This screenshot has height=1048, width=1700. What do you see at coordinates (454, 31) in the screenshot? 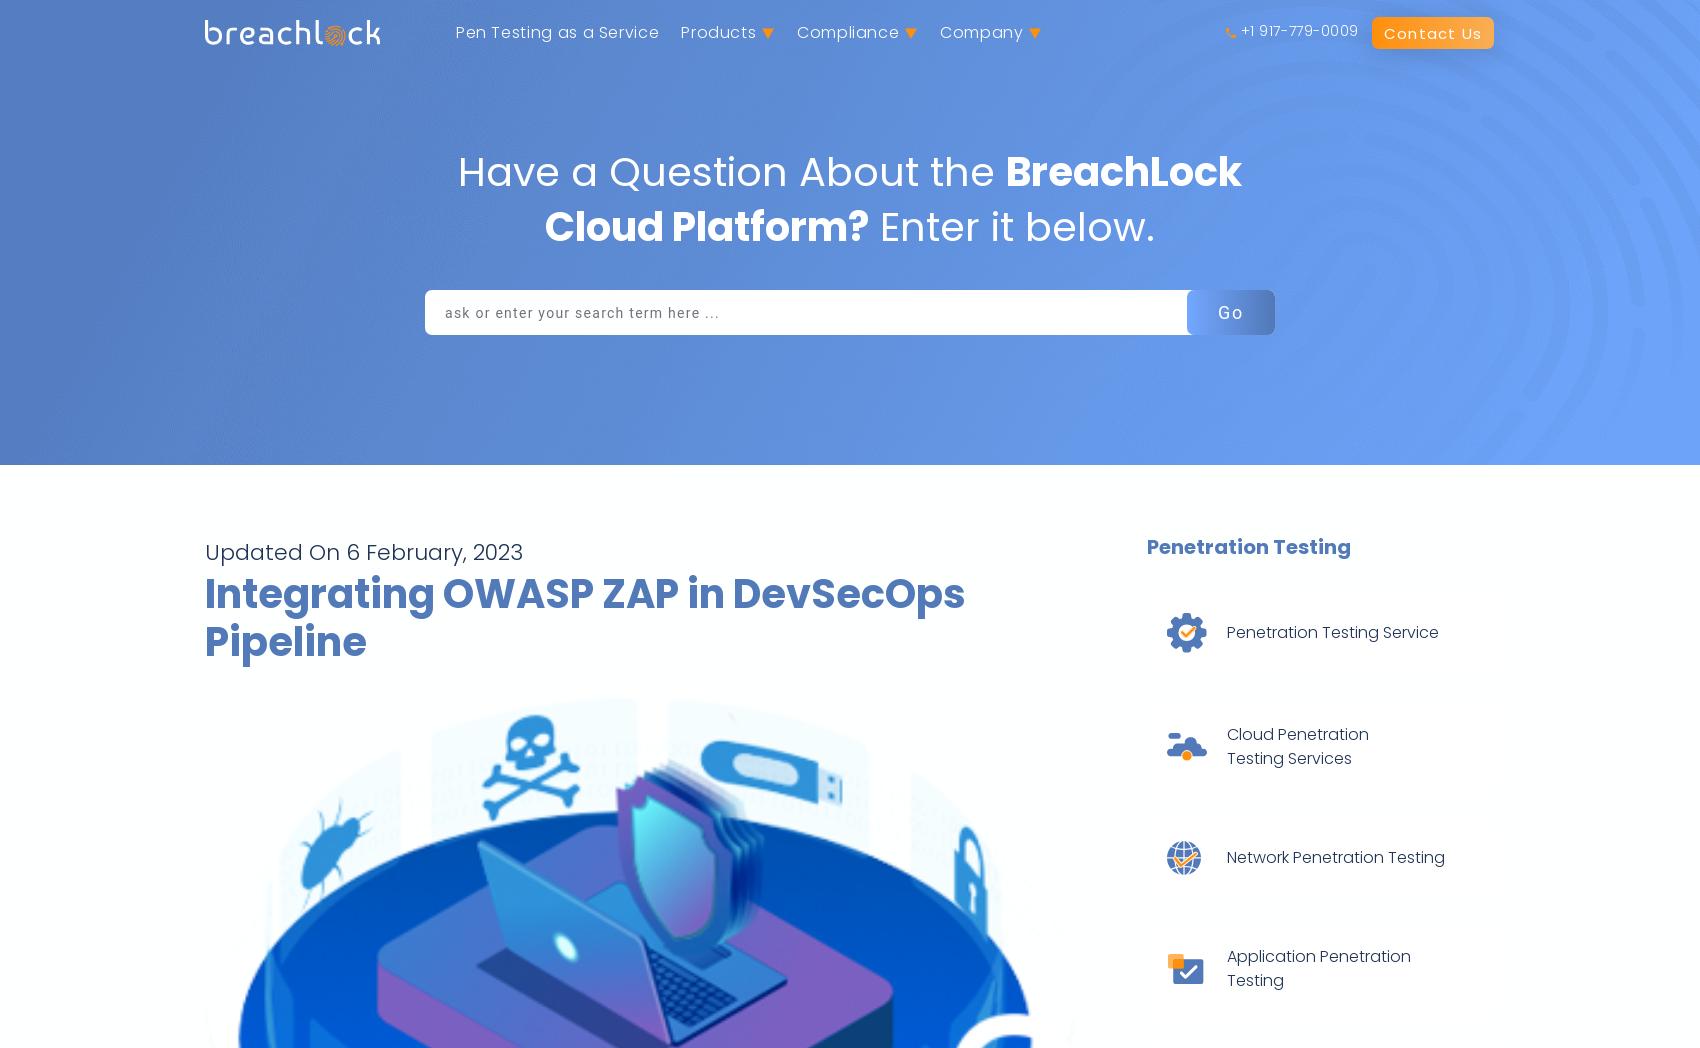
I see `'Pen Testing as a Service'` at bounding box center [454, 31].